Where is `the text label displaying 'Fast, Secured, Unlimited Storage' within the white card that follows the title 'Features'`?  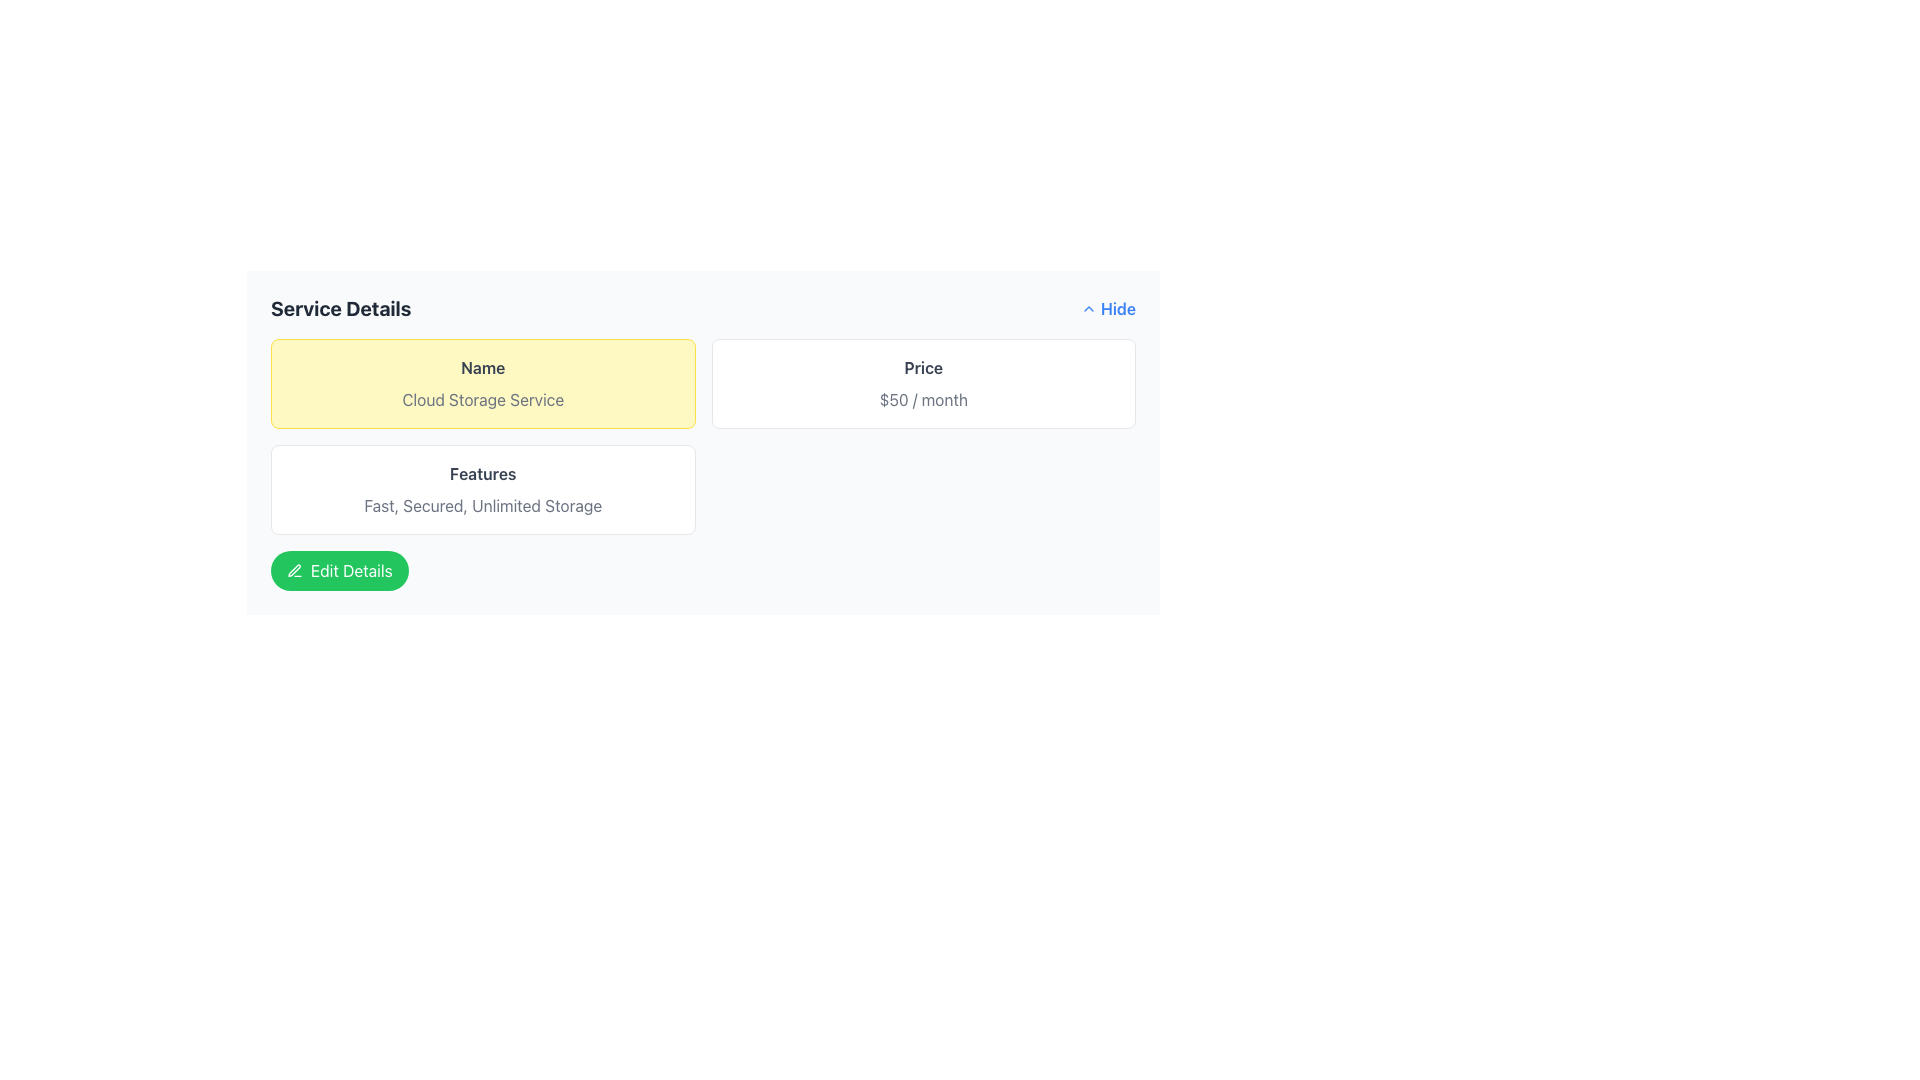 the text label displaying 'Fast, Secured, Unlimited Storage' within the white card that follows the title 'Features' is located at coordinates (483, 504).